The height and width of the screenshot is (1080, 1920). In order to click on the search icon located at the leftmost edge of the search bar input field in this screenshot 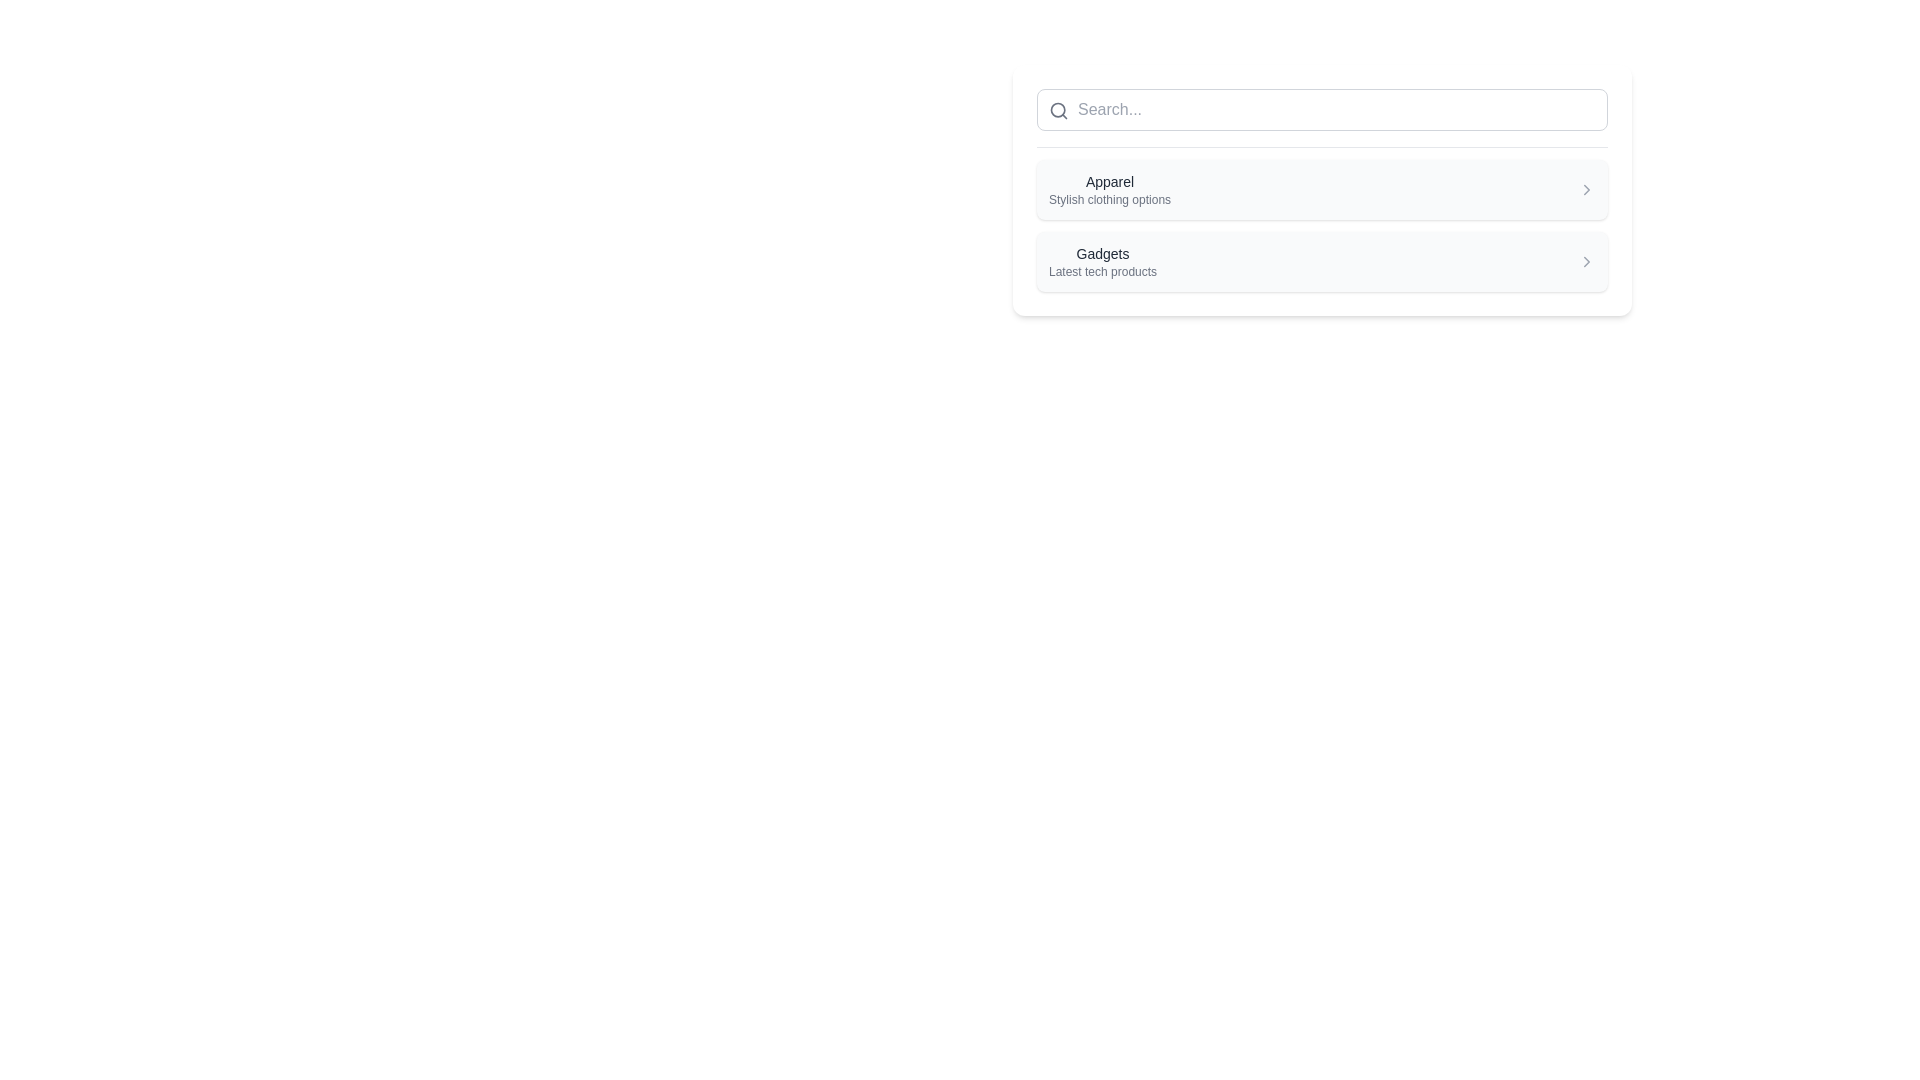, I will do `click(1058, 111)`.